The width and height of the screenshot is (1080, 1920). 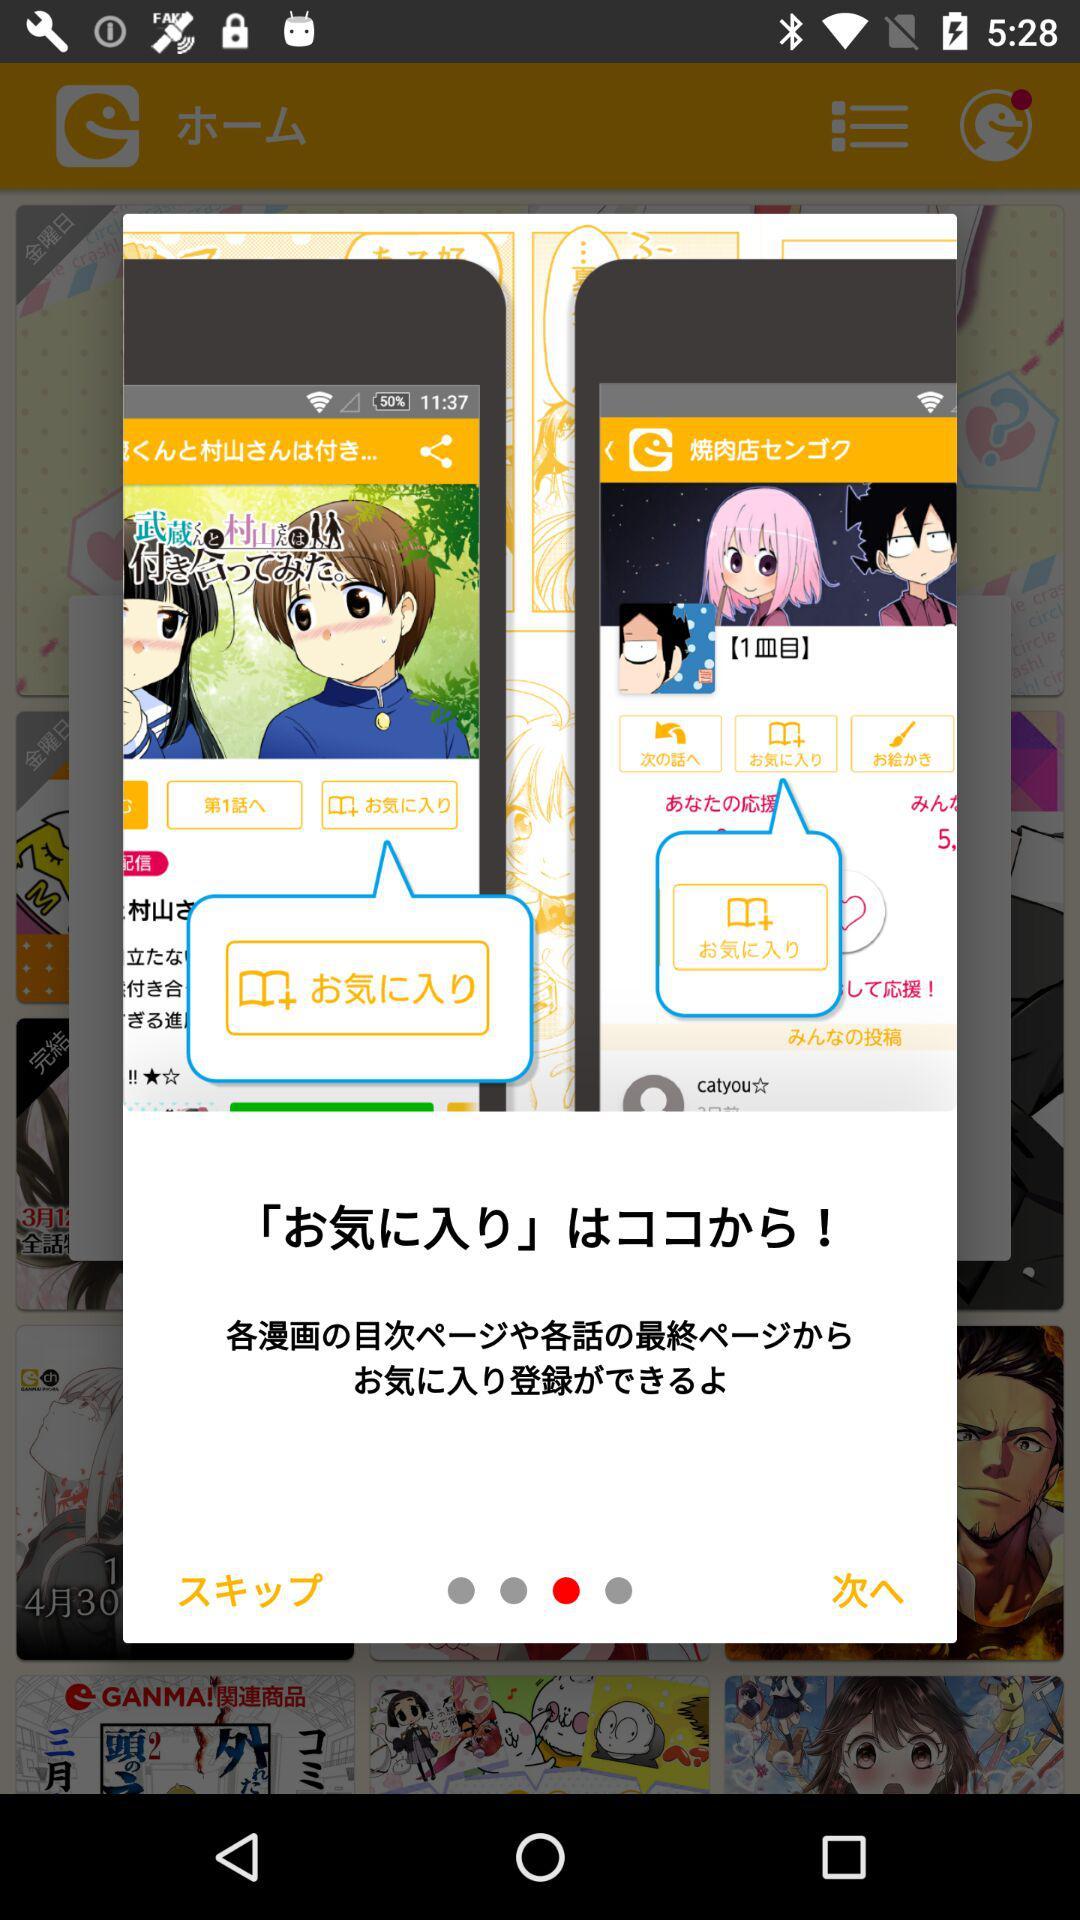 What do you see at coordinates (617, 1589) in the screenshot?
I see `next page view` at bounding box center [617, 1589].